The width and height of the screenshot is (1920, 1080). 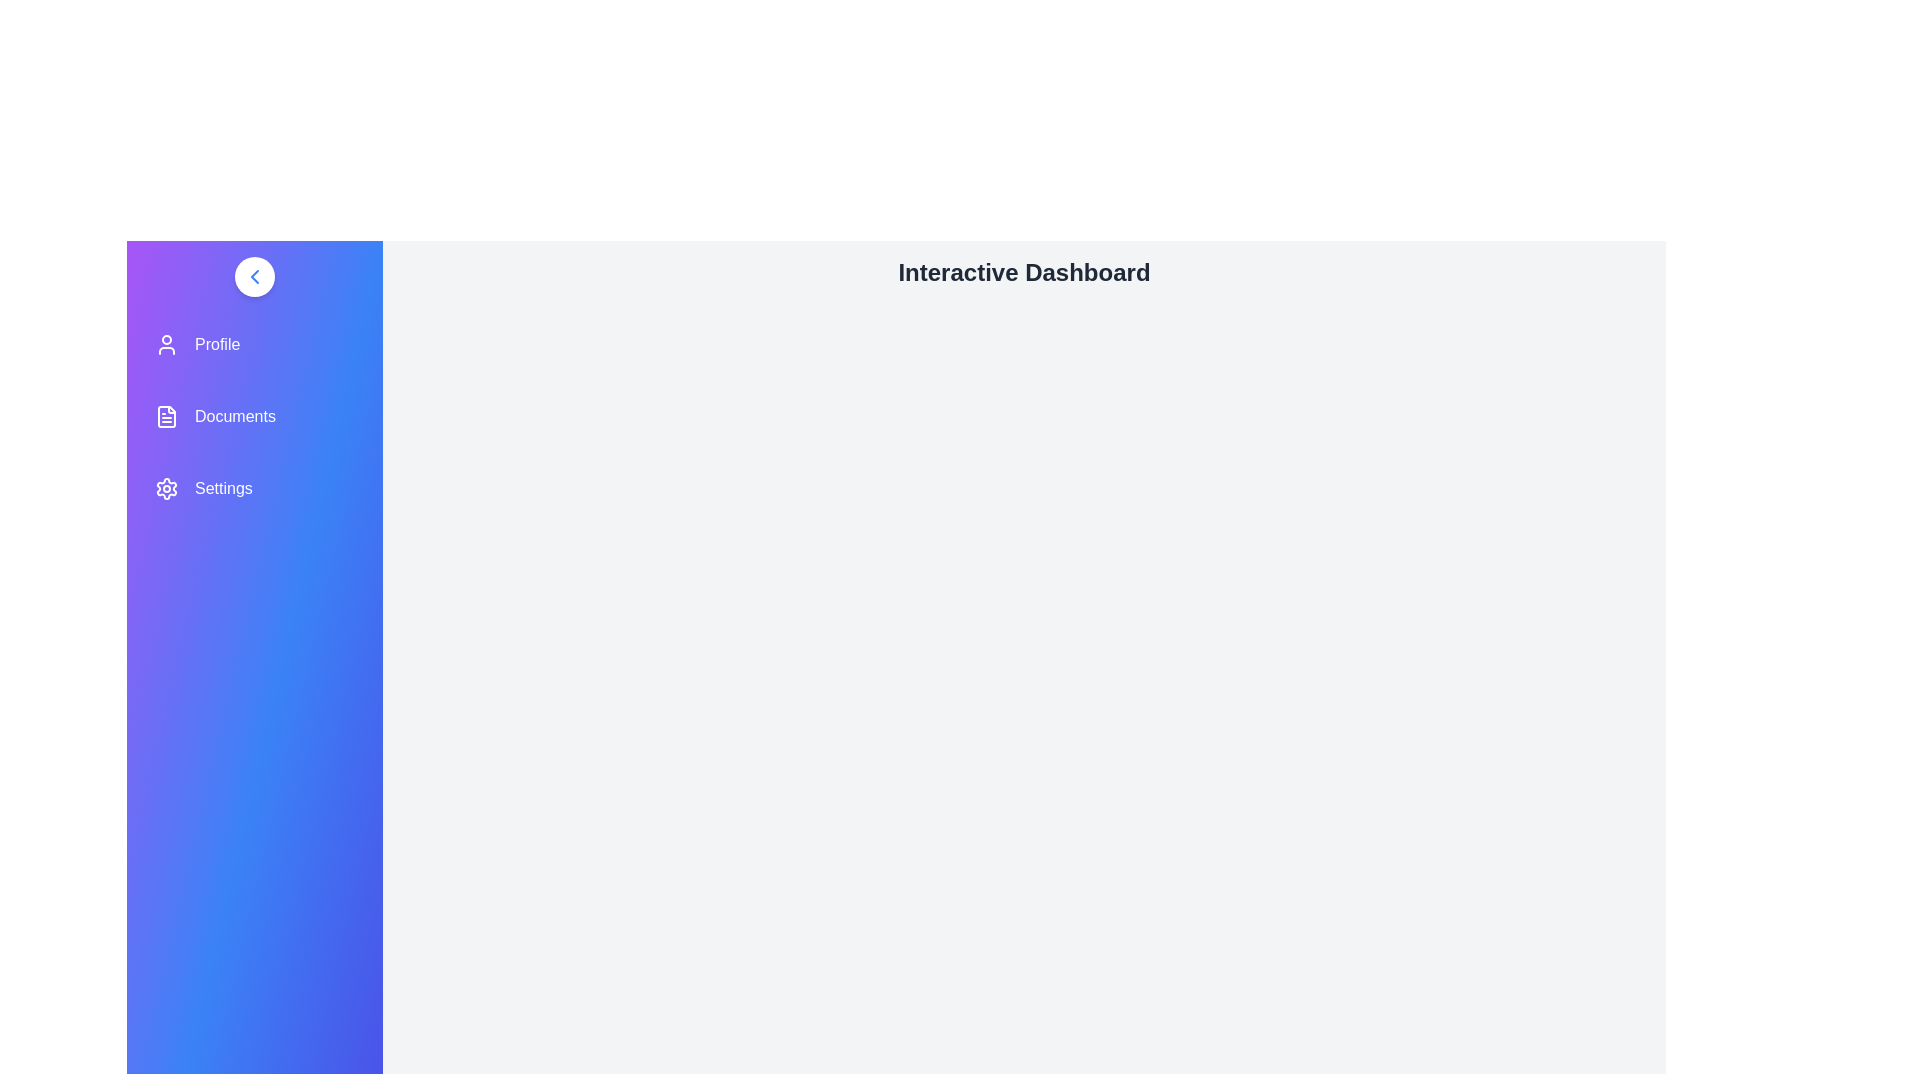 What do you see at coordinates (253, 343) in the screenshot?
I see `the menu item Profile` at bounding box center [253, 343].